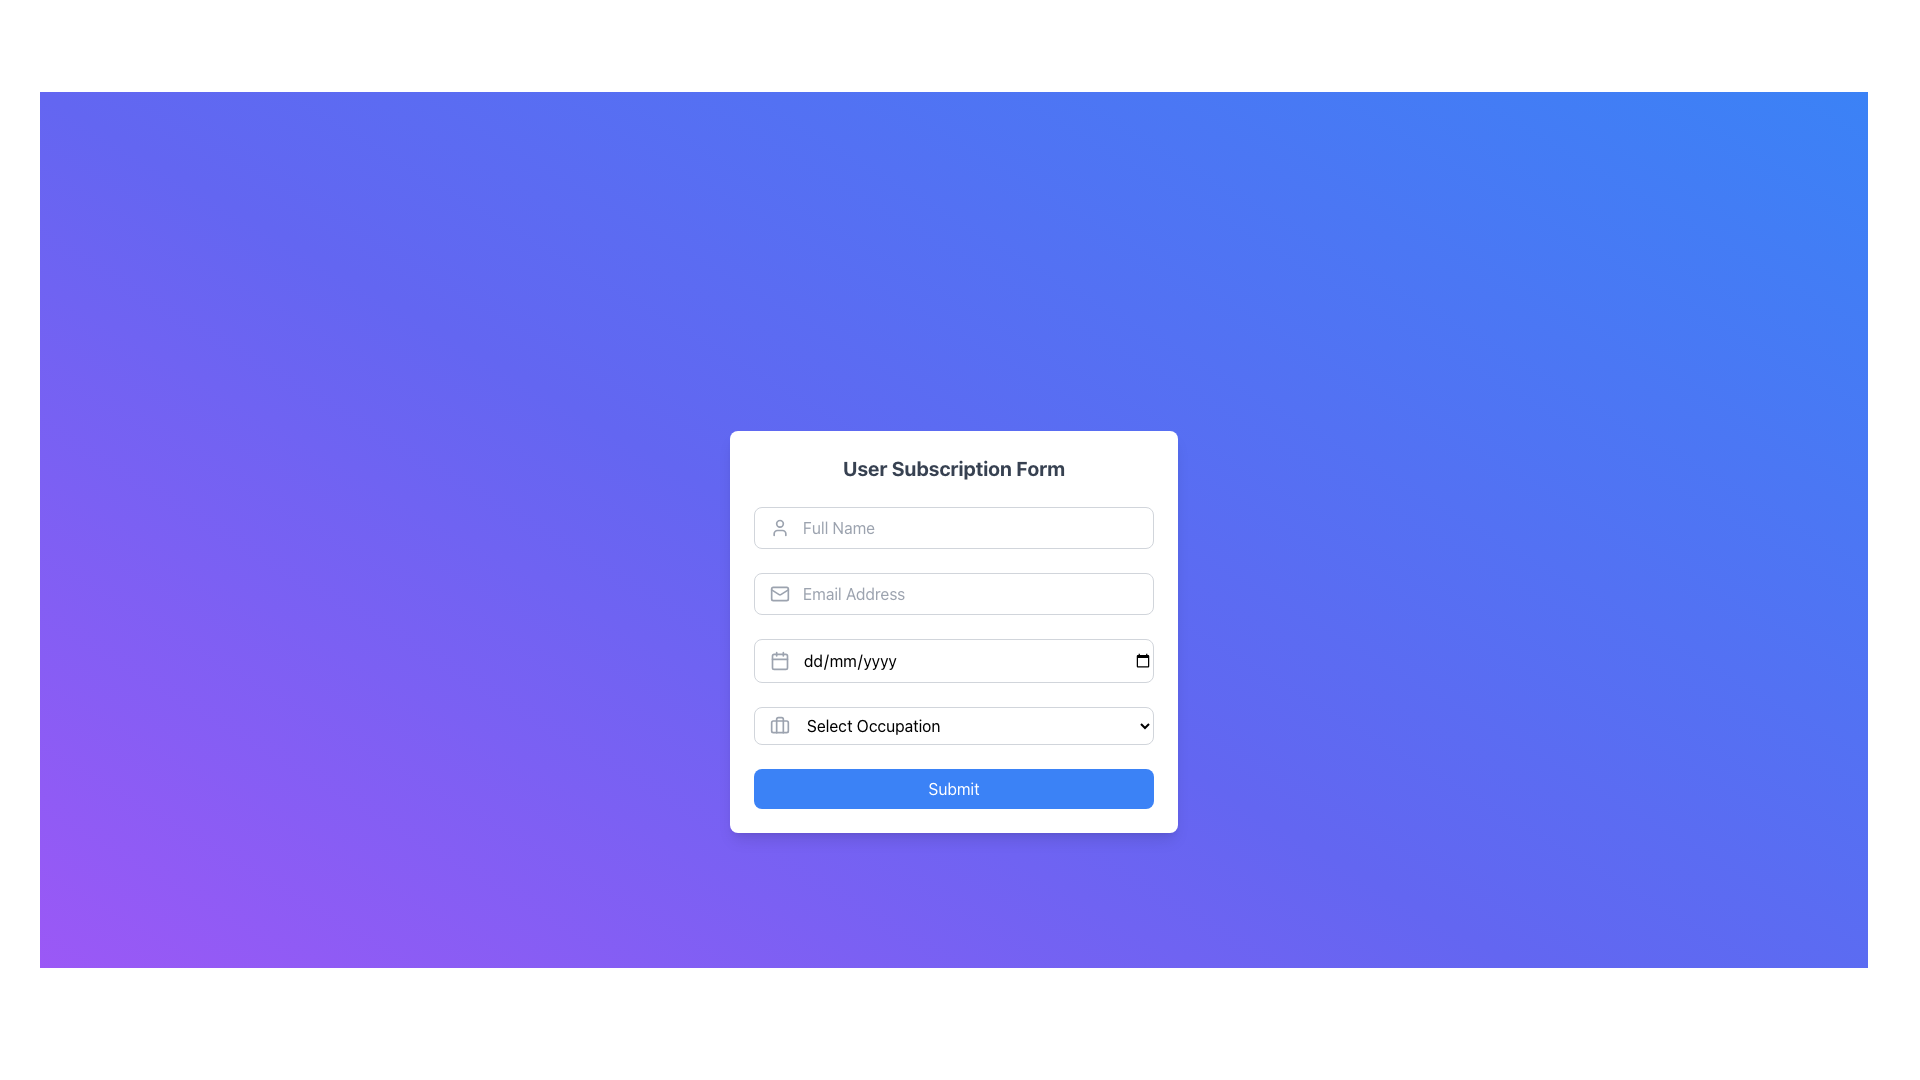 The image size is (1920, 1080). Describe the element at coordinates (953, 725) in the screenshot. I see `the arrow of the dropdown menu in the 'User Subscription Form'` at that location.